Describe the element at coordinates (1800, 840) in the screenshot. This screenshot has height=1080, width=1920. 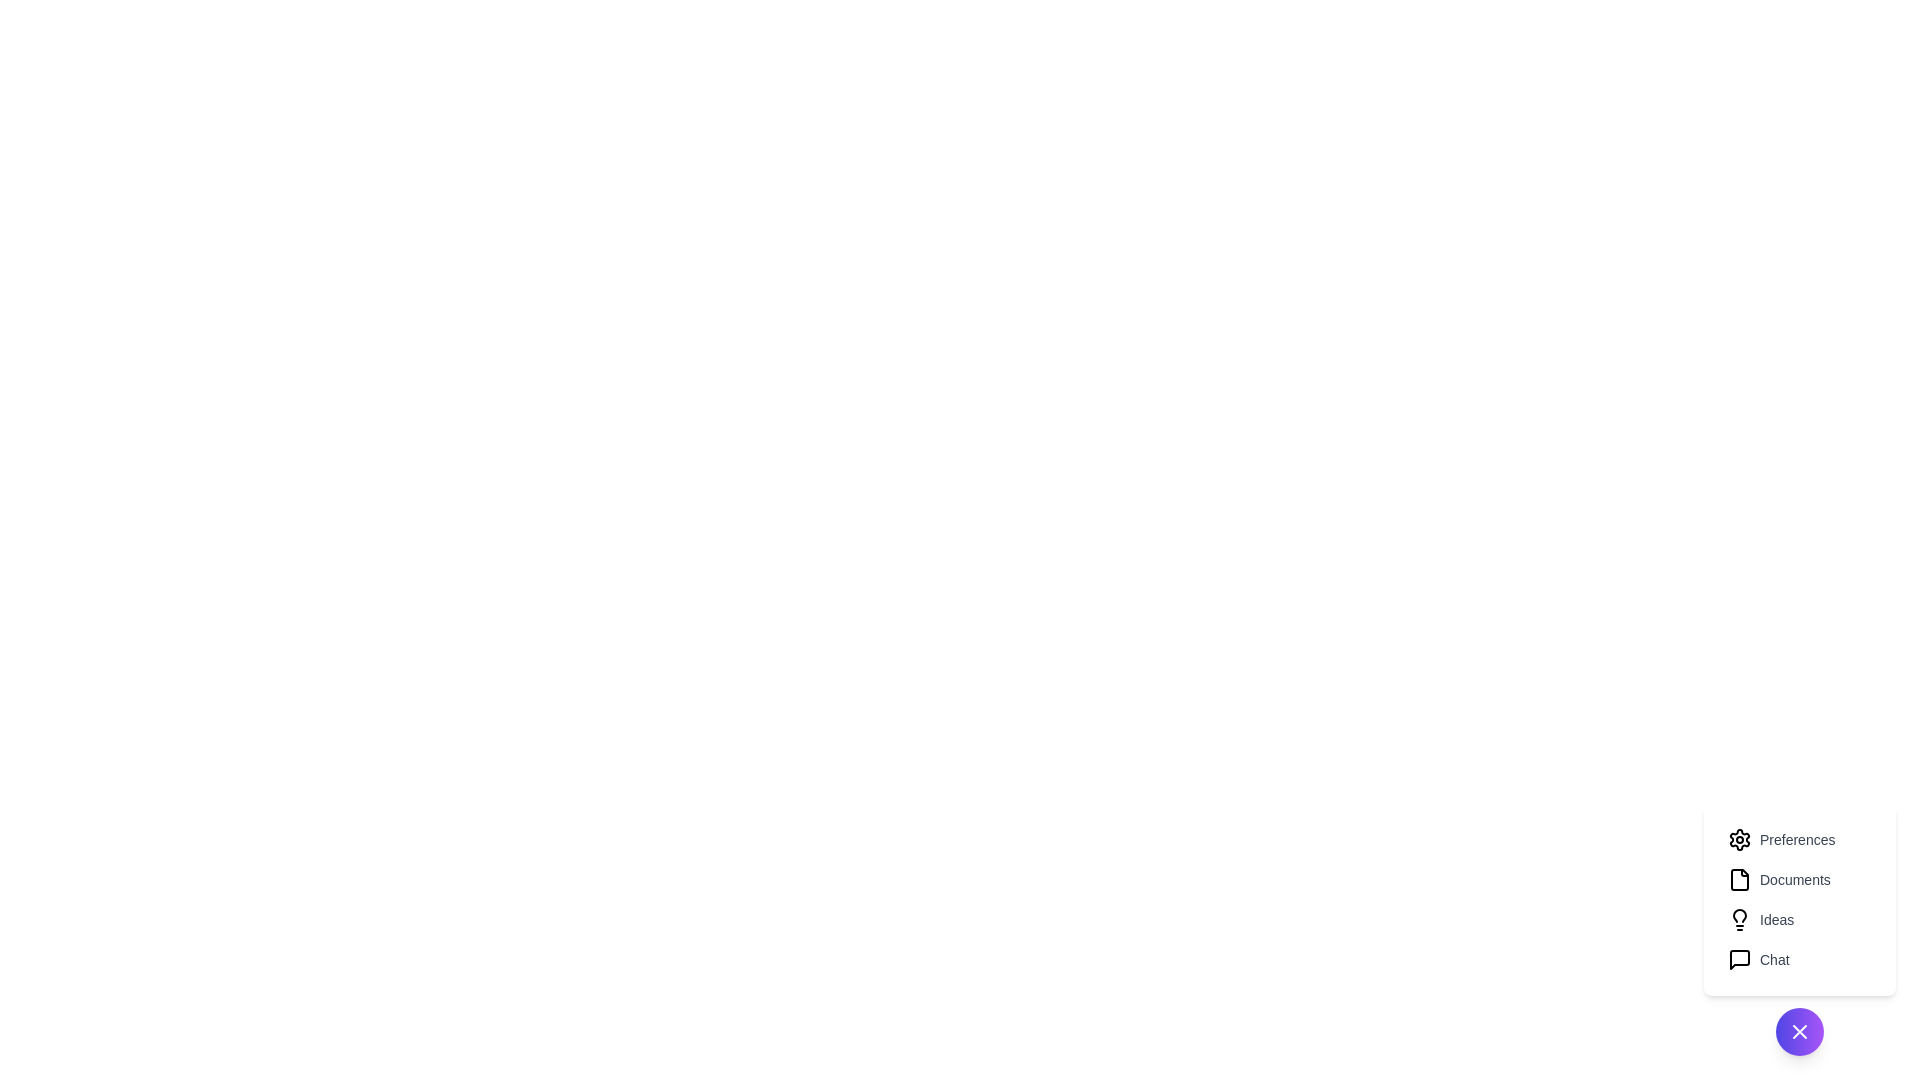
I see `the menu item labeled Preferences to observe its hover effect` at that location.